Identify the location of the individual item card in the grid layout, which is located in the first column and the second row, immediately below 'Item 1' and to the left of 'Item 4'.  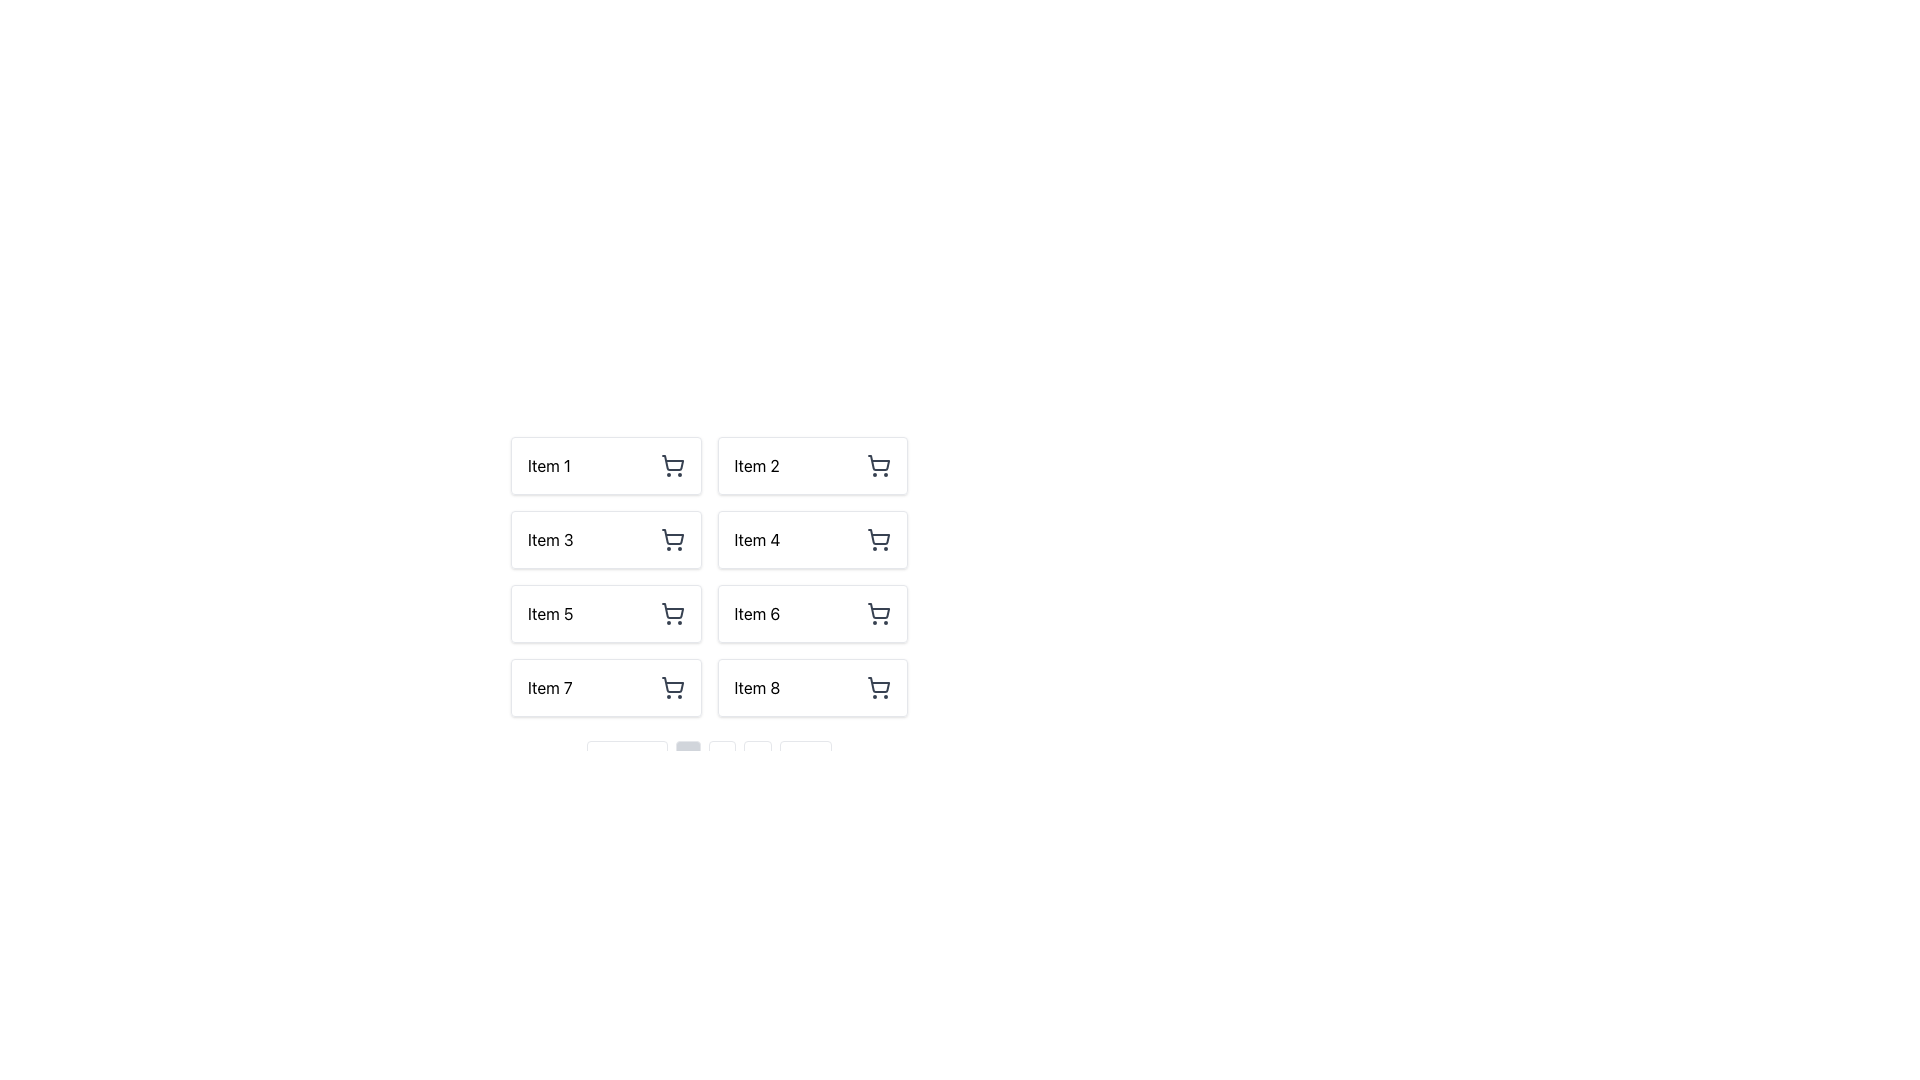
(605, 540).